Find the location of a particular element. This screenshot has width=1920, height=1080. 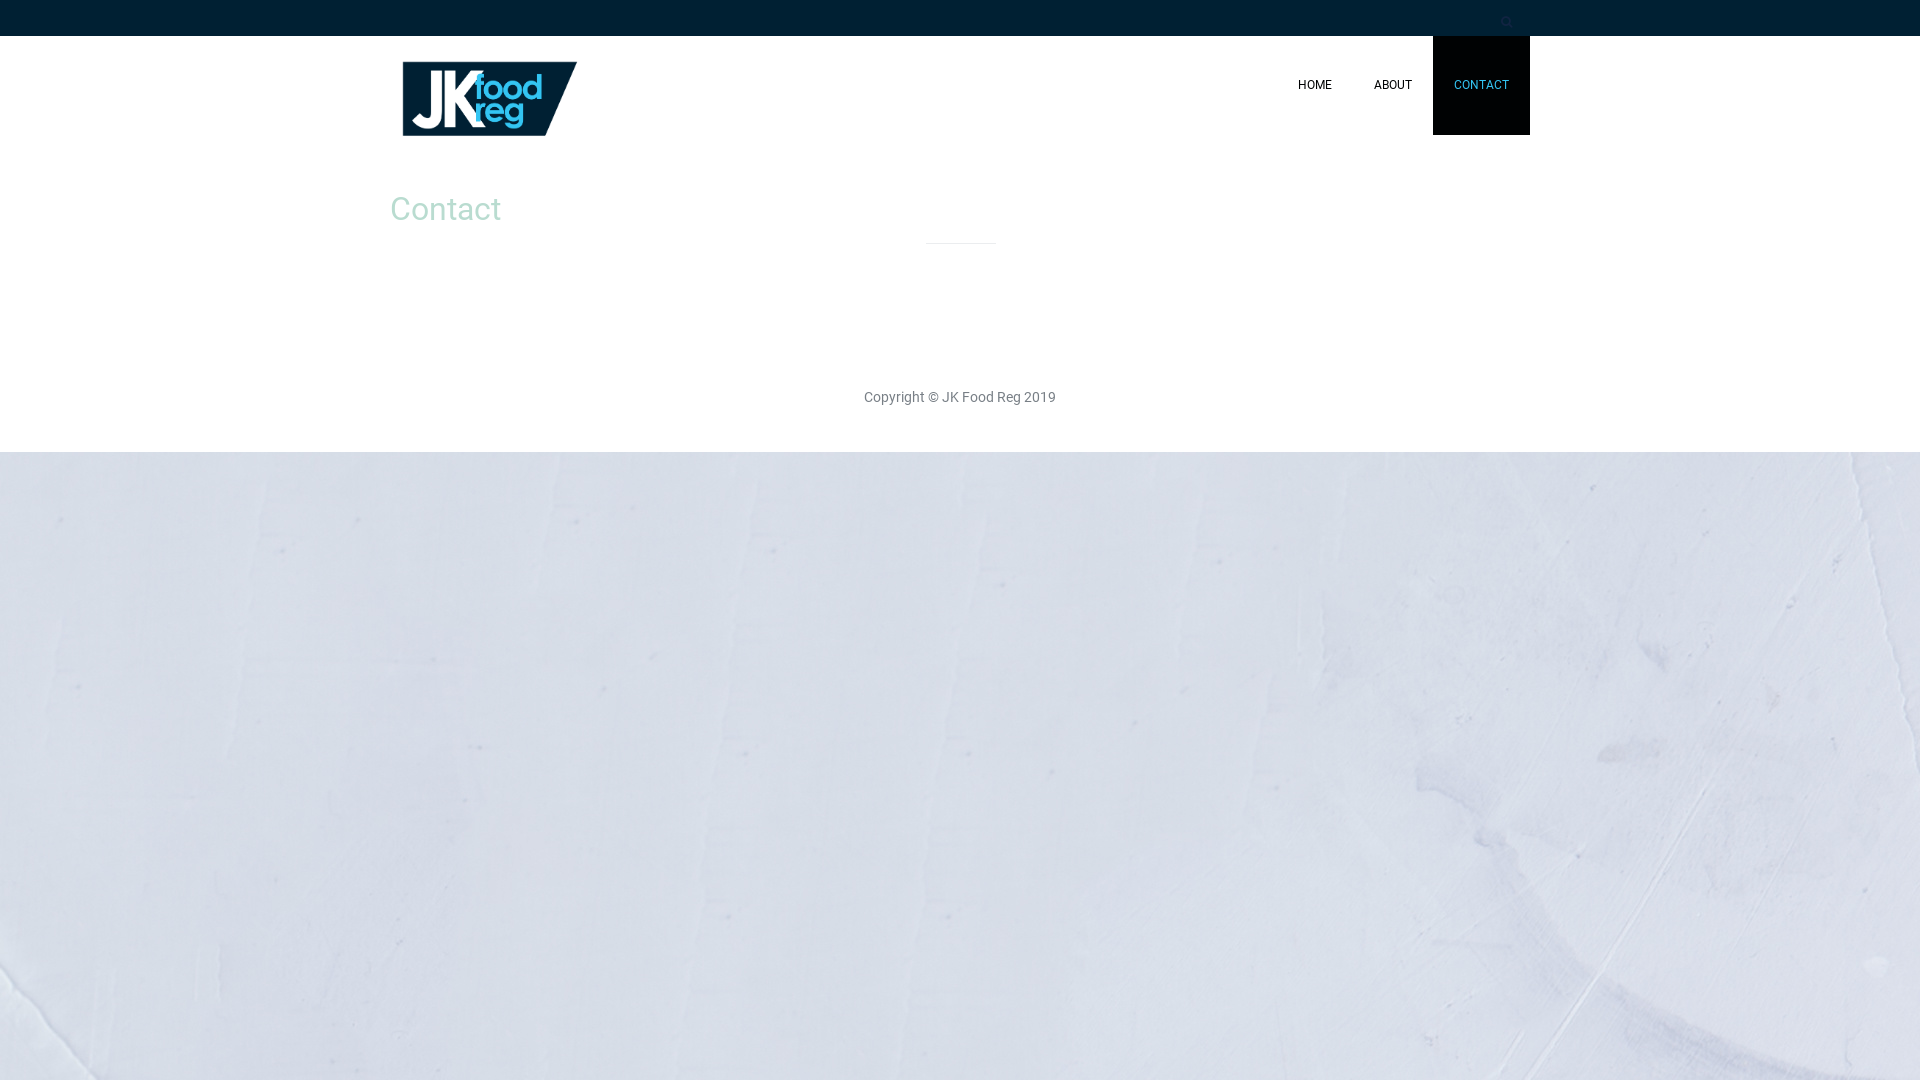

'CONTACT' is located at coordinates (1481, 84).